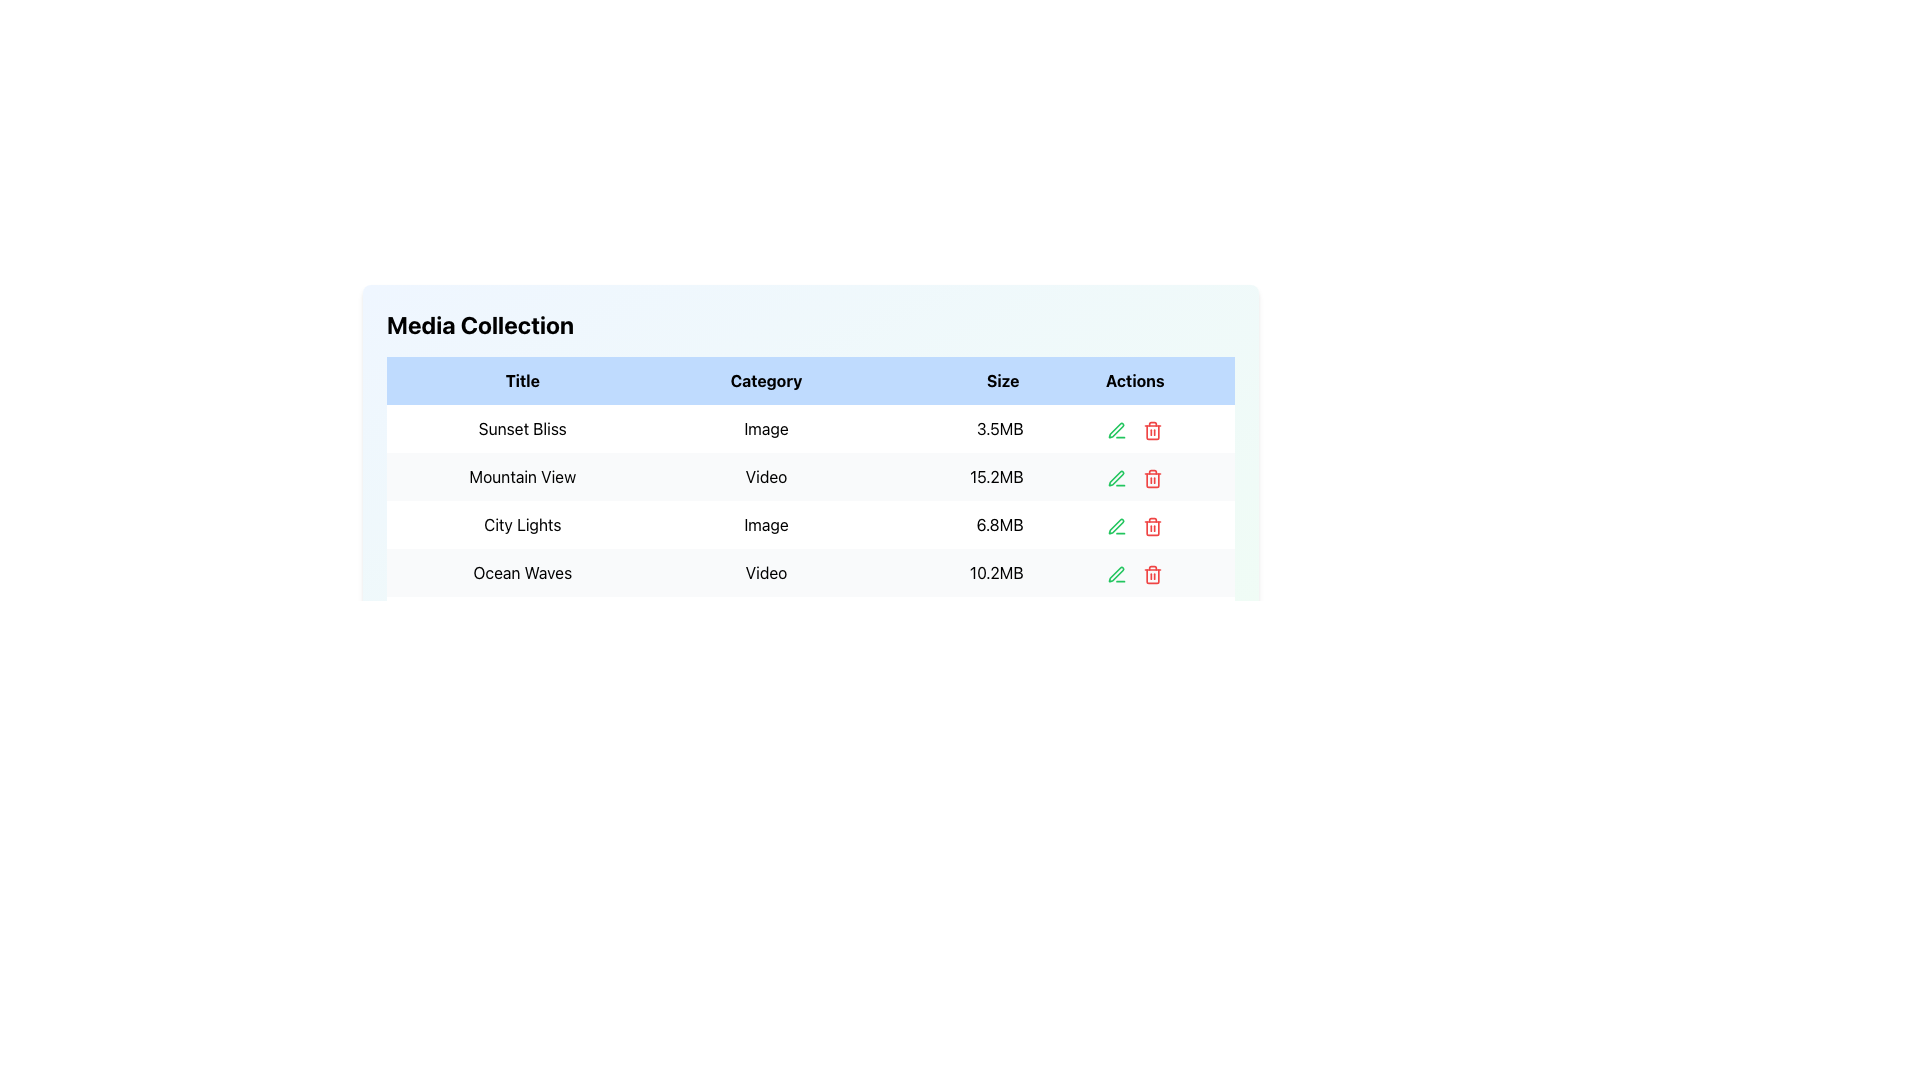 This screenshot has height=1080, width=1920. I want to click on the pen icon located in the 'Actions' column of the data table, corresponding to the 'Ocean Waves' entry, to initiate editing, so click(1115, 574).